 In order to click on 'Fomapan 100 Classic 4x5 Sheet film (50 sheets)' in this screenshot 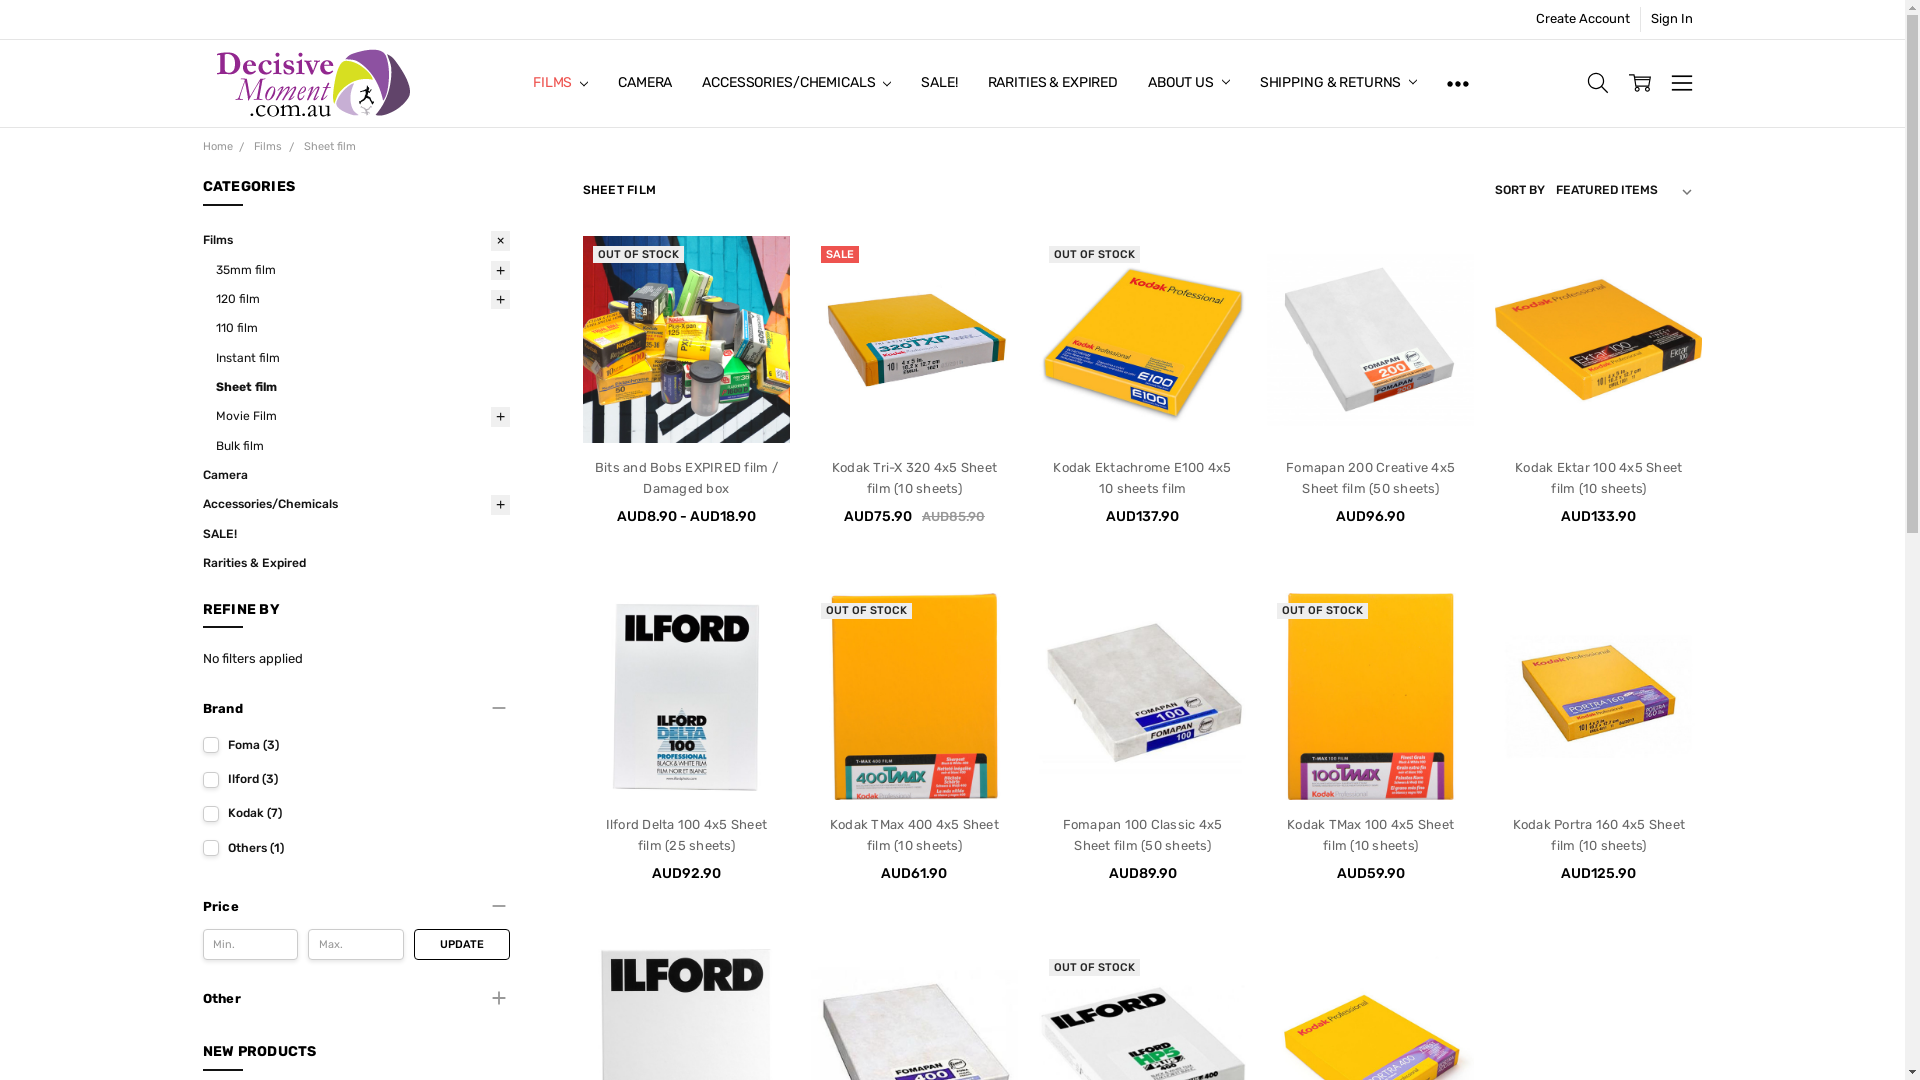, I will do `click(1142, 834)`.